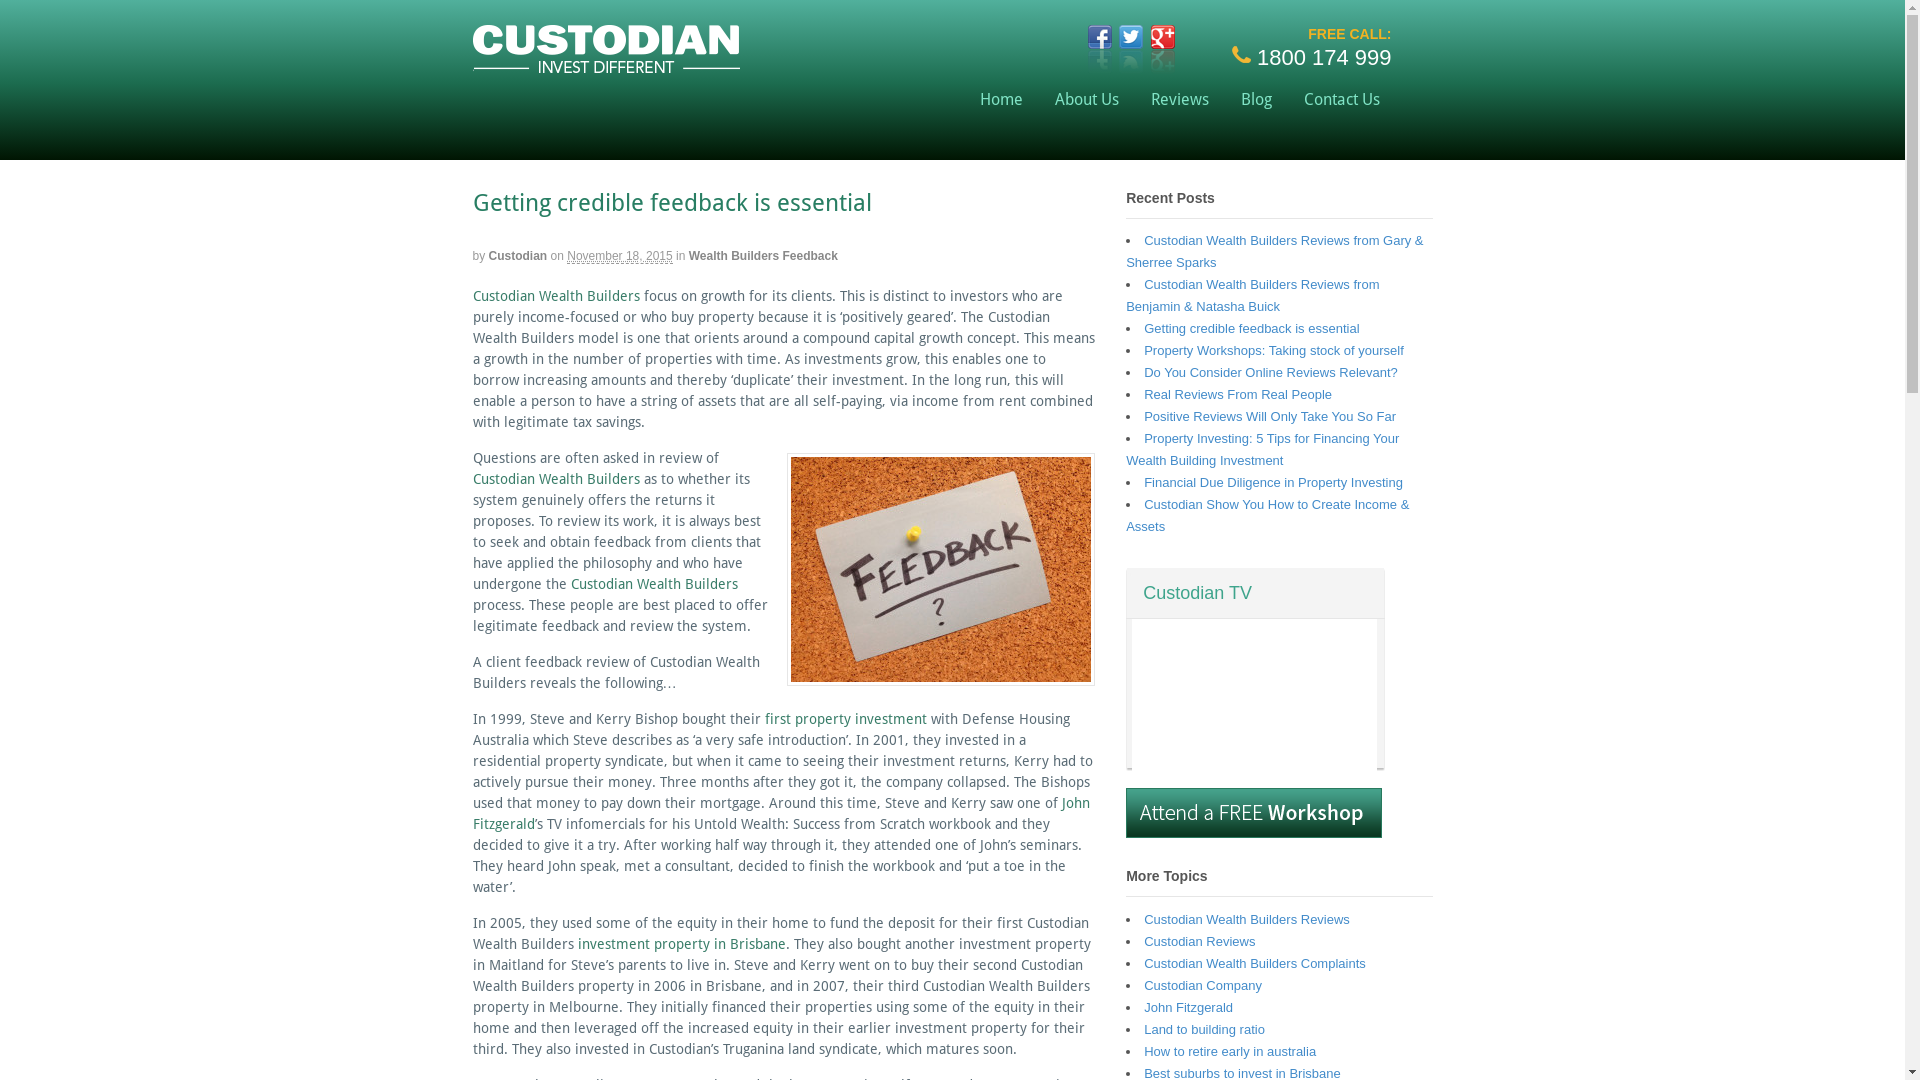 The width and height of the screenshot is (1920, 1080). Describe the element at coordinates (518, 254) in the screenshot. I see `'Custodian'` at that location.